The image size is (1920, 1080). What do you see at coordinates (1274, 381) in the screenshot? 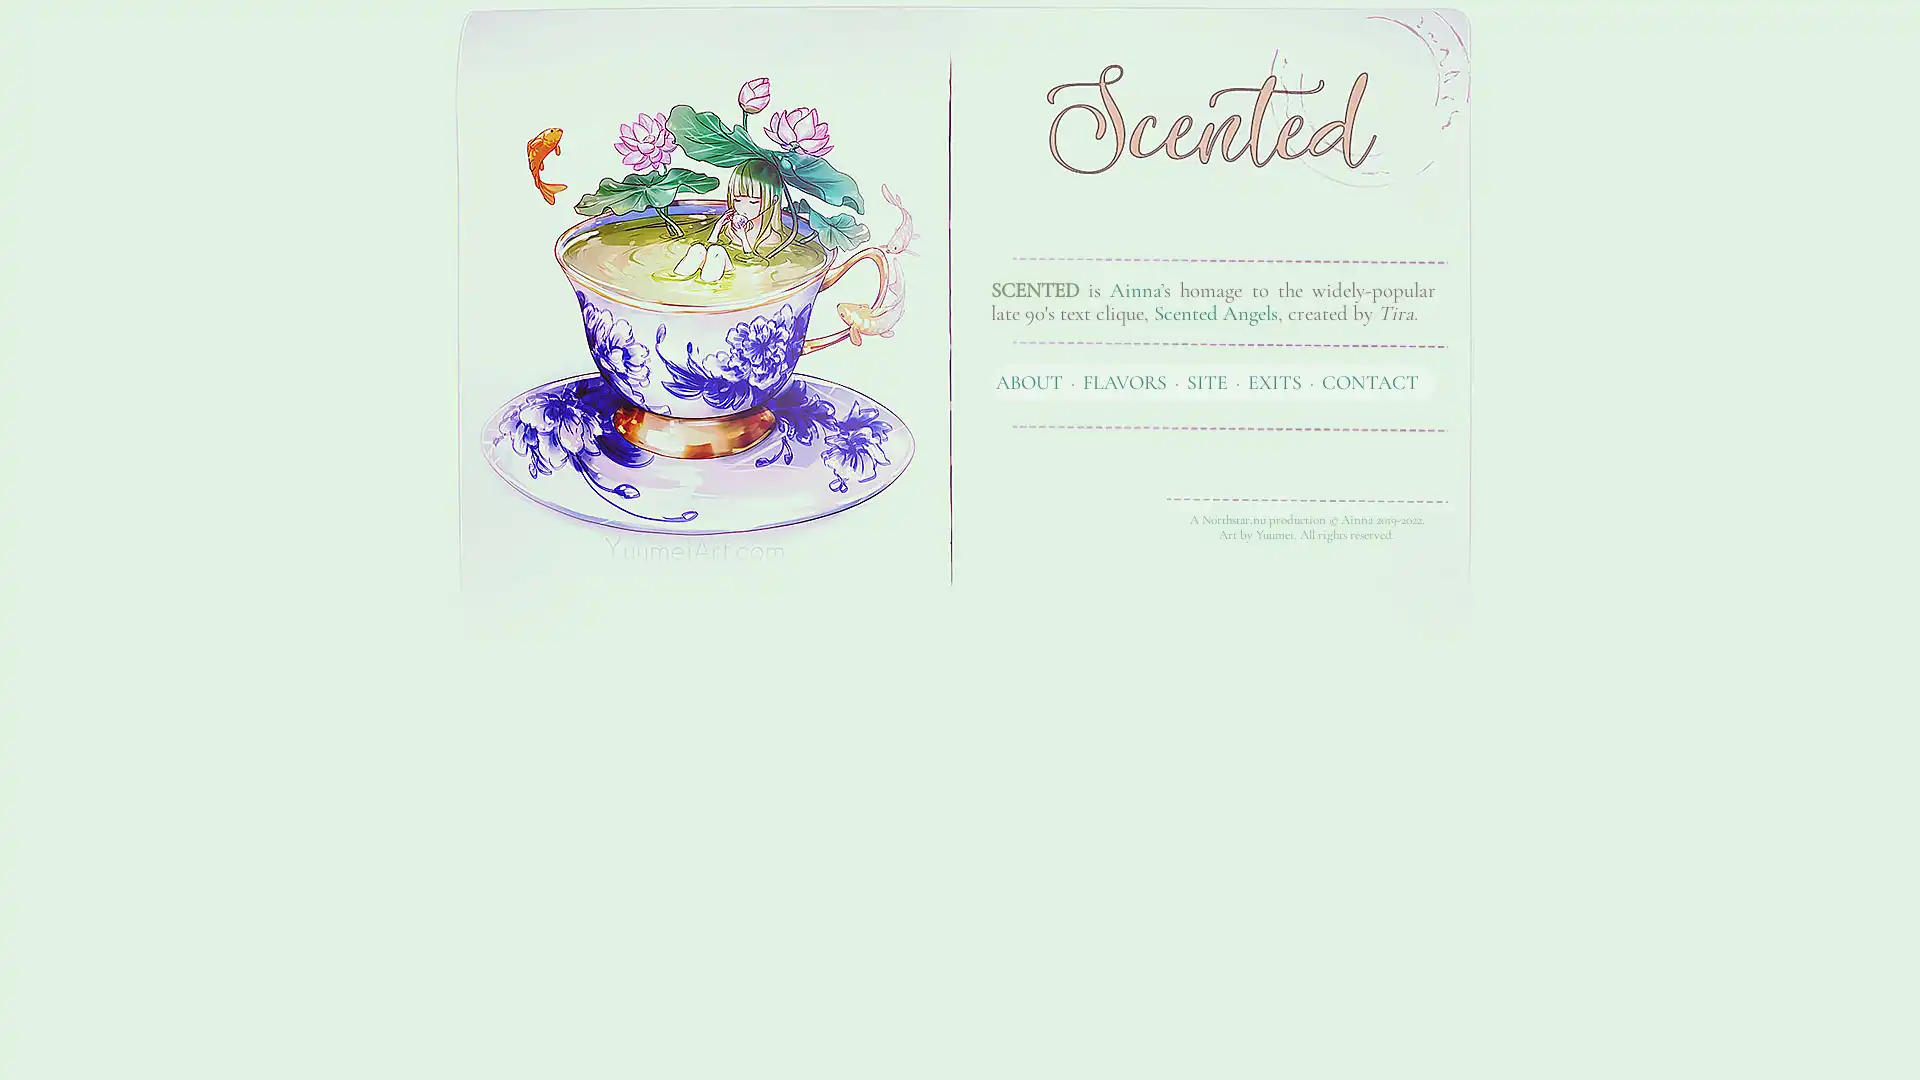
I see `EXITS` at bounding box center [1274, 381].